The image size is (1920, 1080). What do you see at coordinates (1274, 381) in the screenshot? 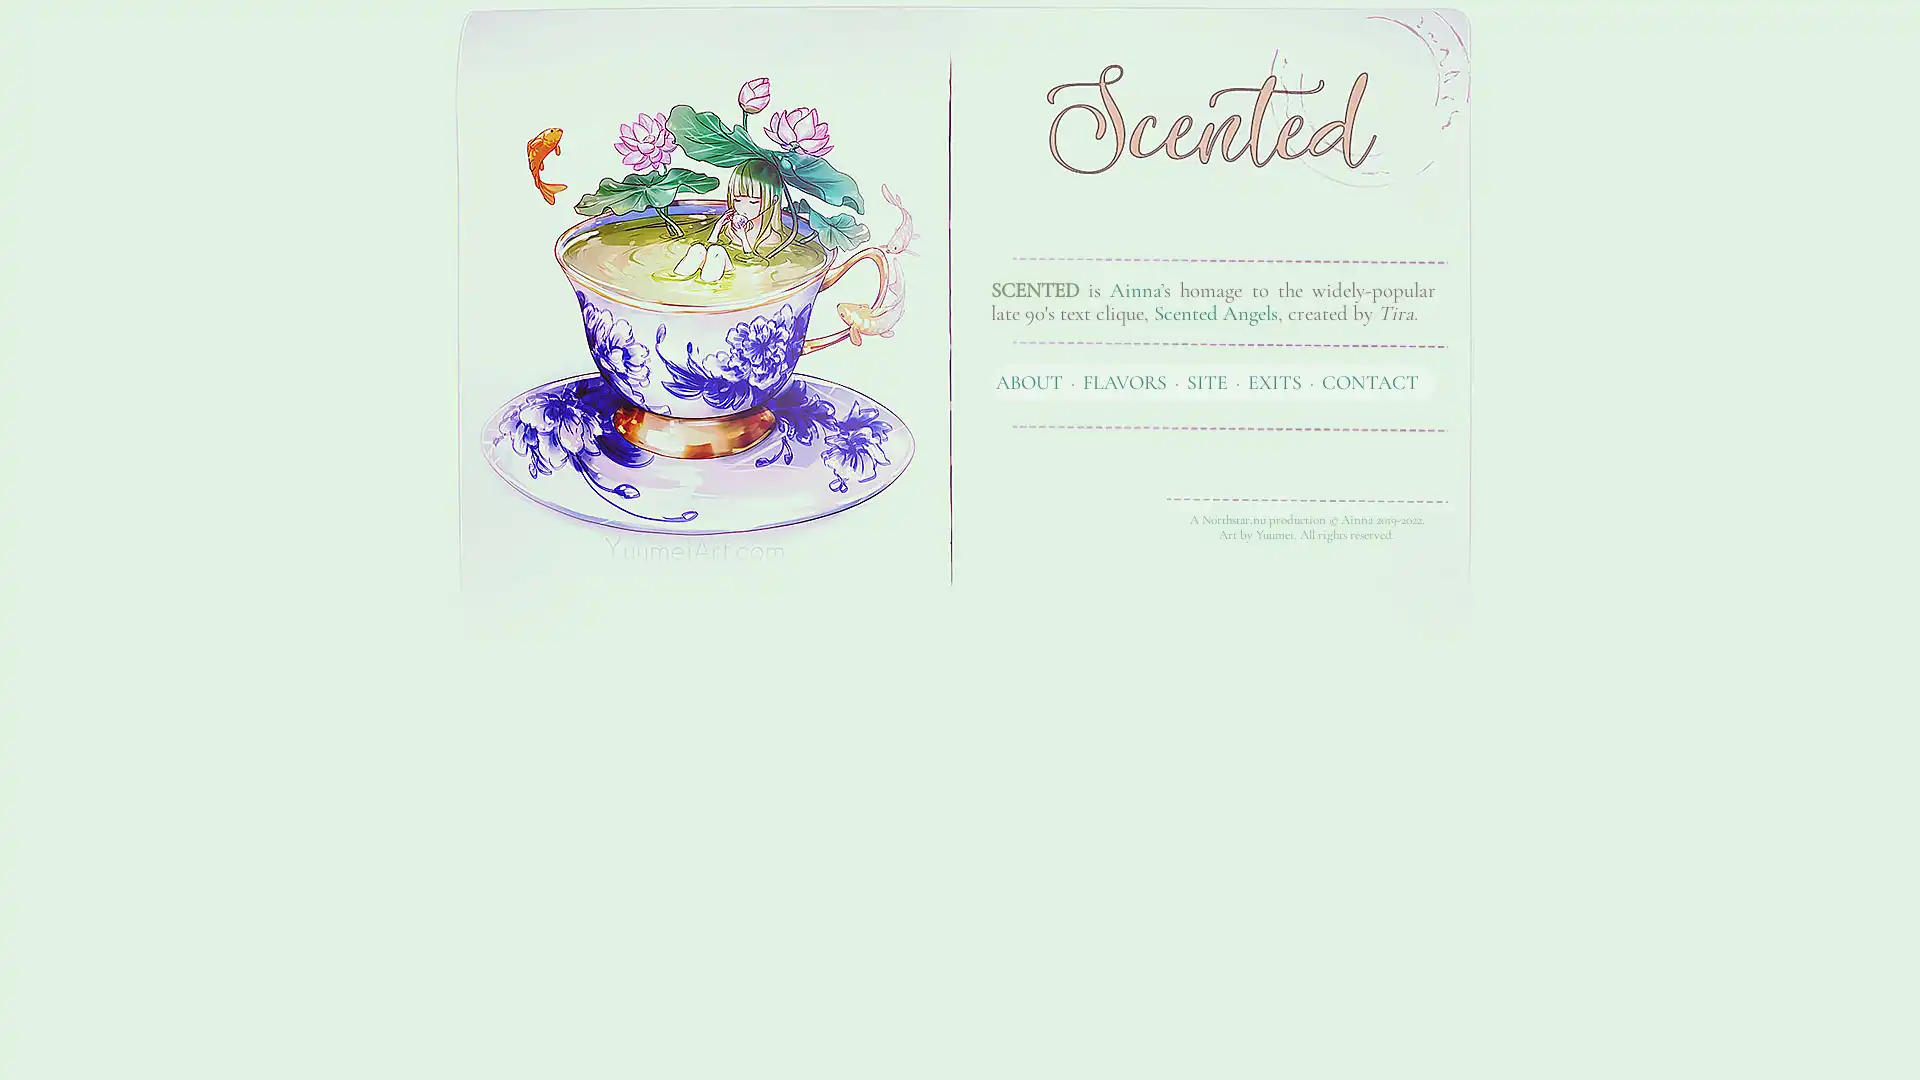
I see `EXITS` at bounding box center [1274, 381].